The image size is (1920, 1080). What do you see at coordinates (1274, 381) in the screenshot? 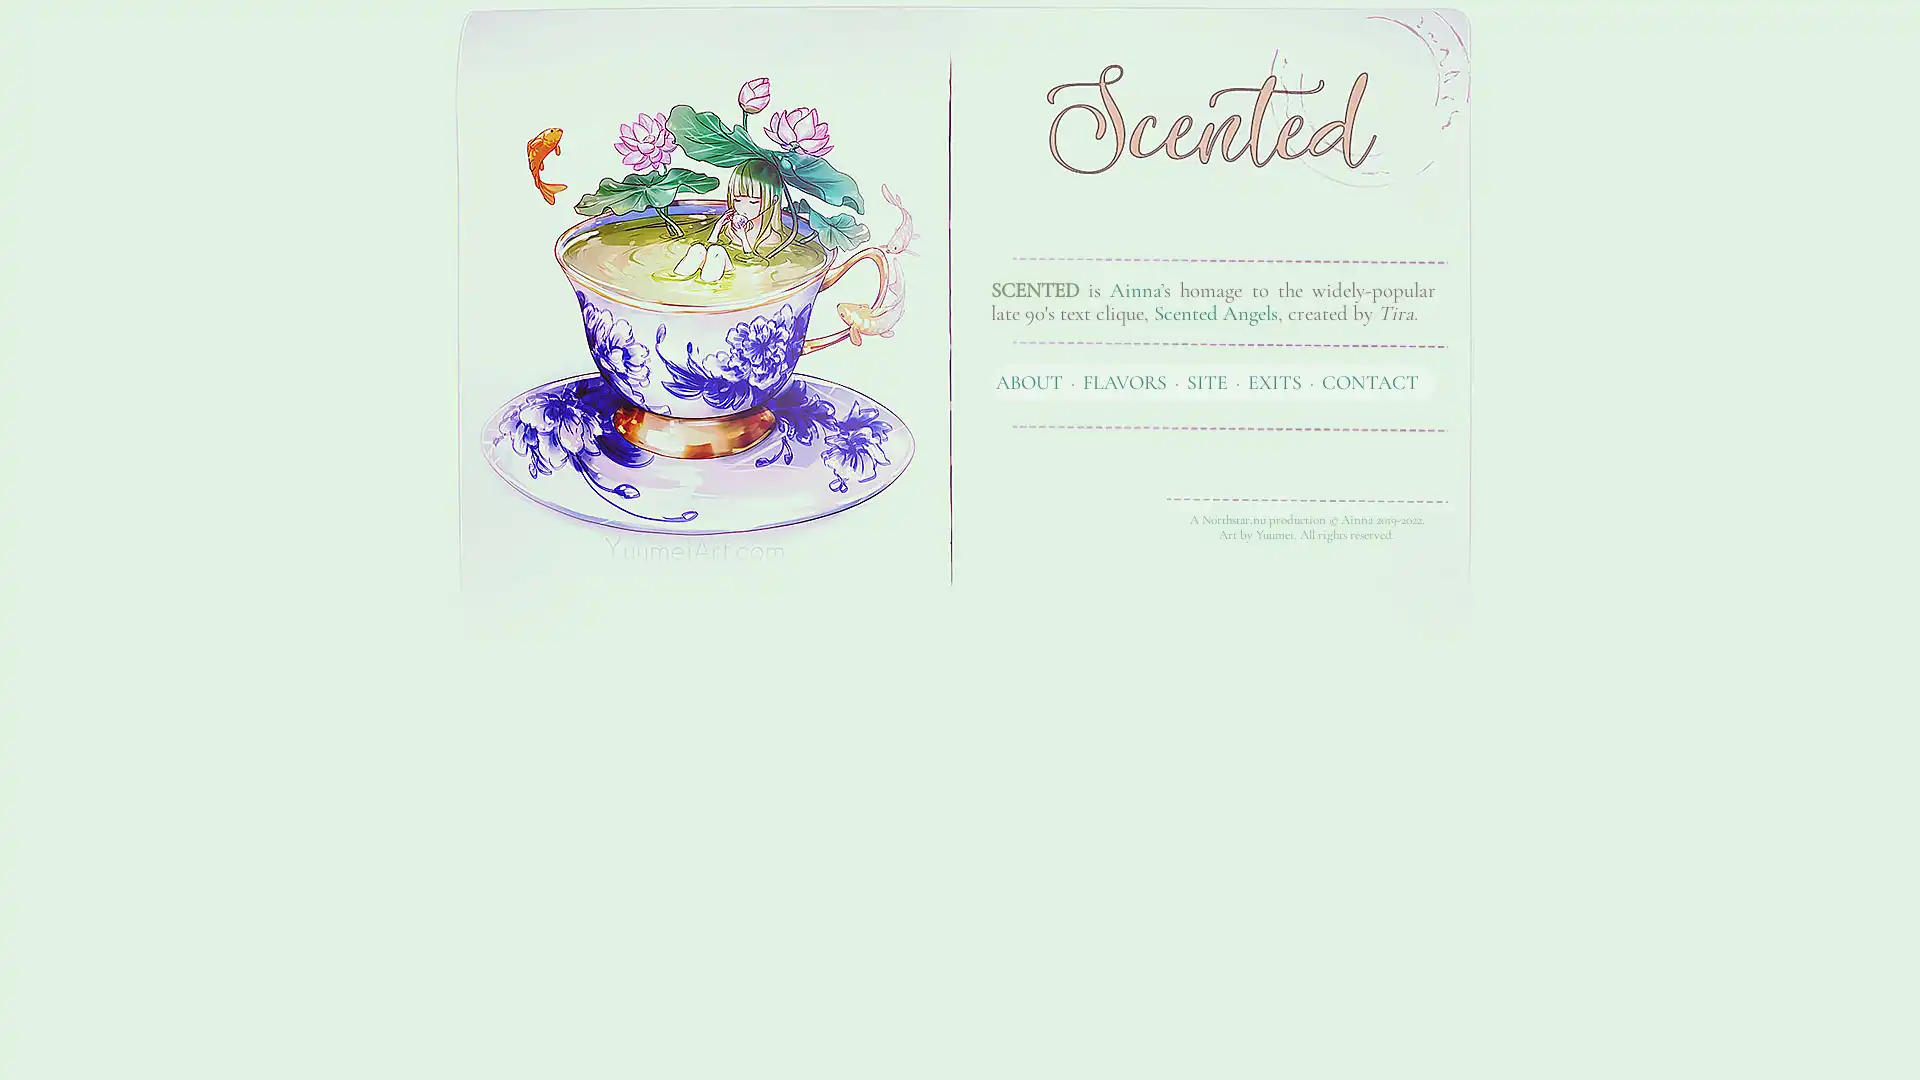
I see `EXITS` at bounding box center [1274, 381].